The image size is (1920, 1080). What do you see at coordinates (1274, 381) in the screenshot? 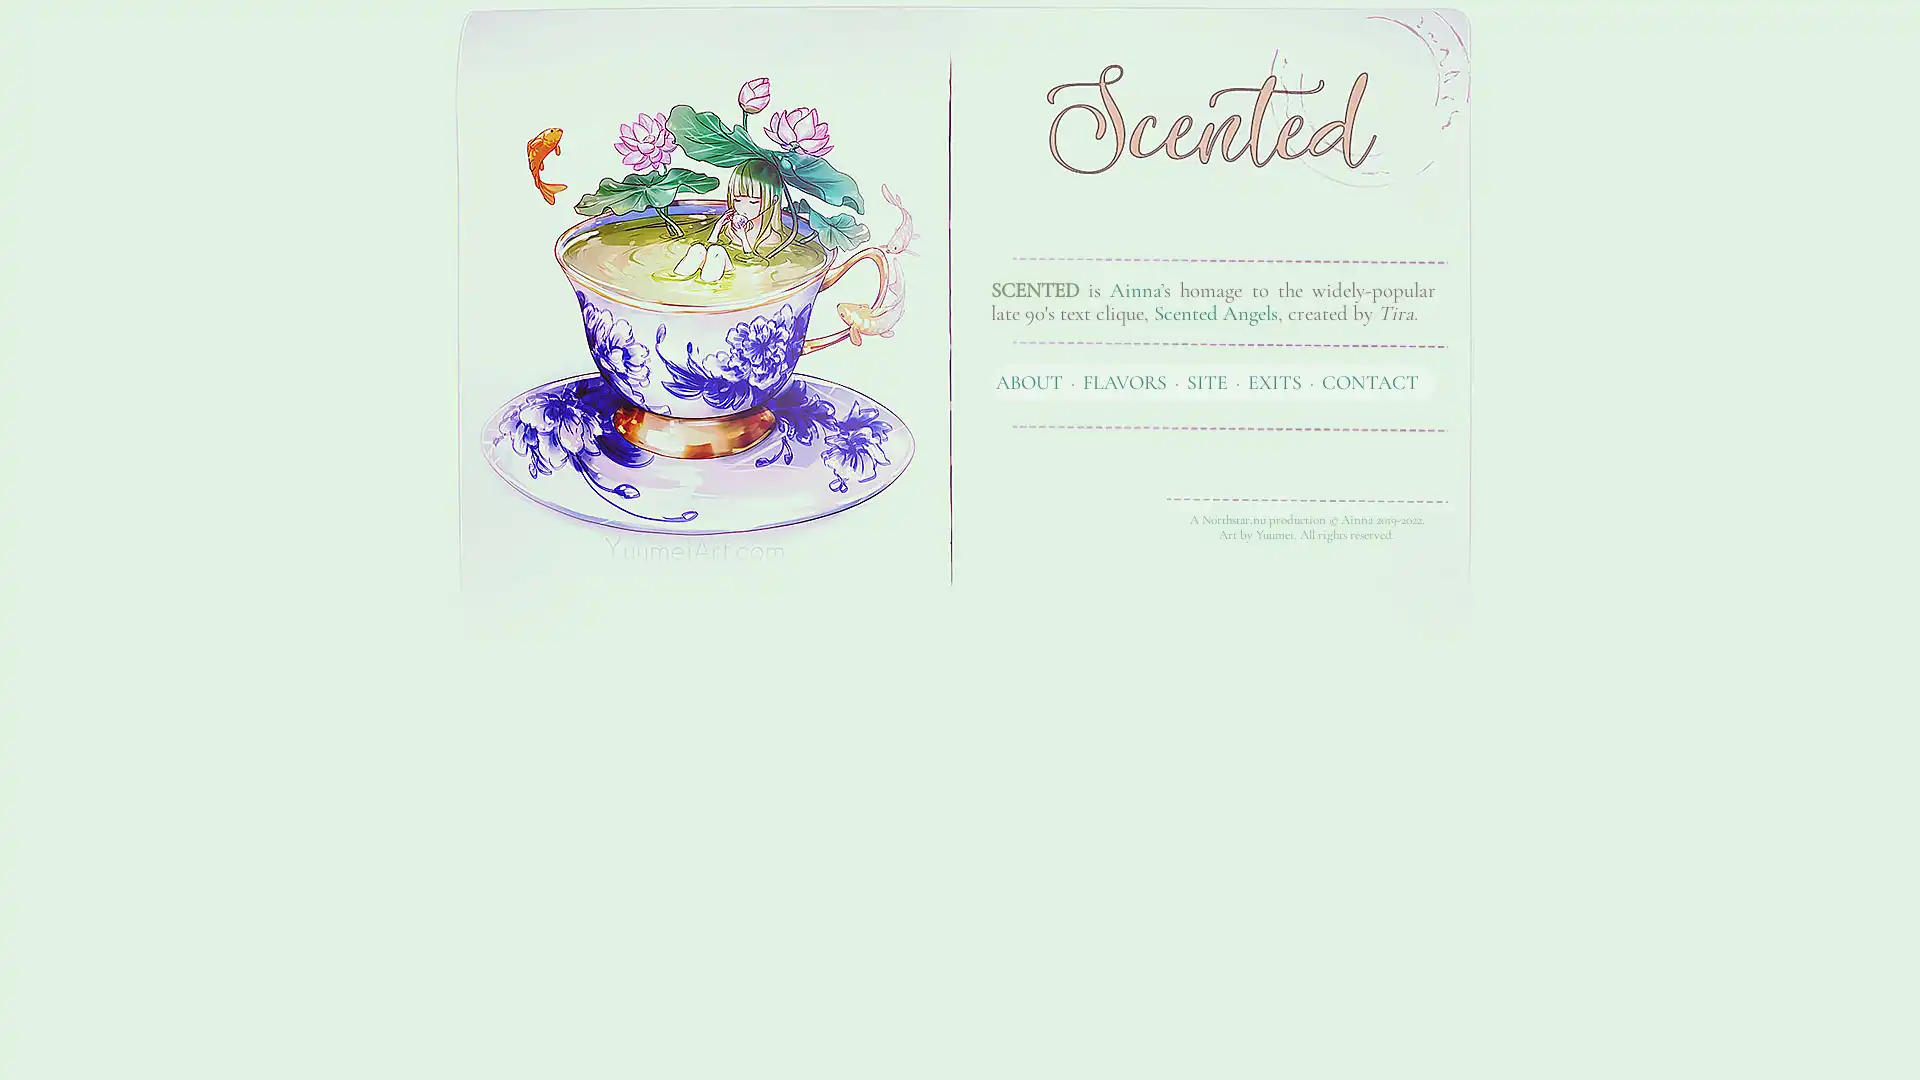
I see `EXITS` at bounding box center [1274, 381].